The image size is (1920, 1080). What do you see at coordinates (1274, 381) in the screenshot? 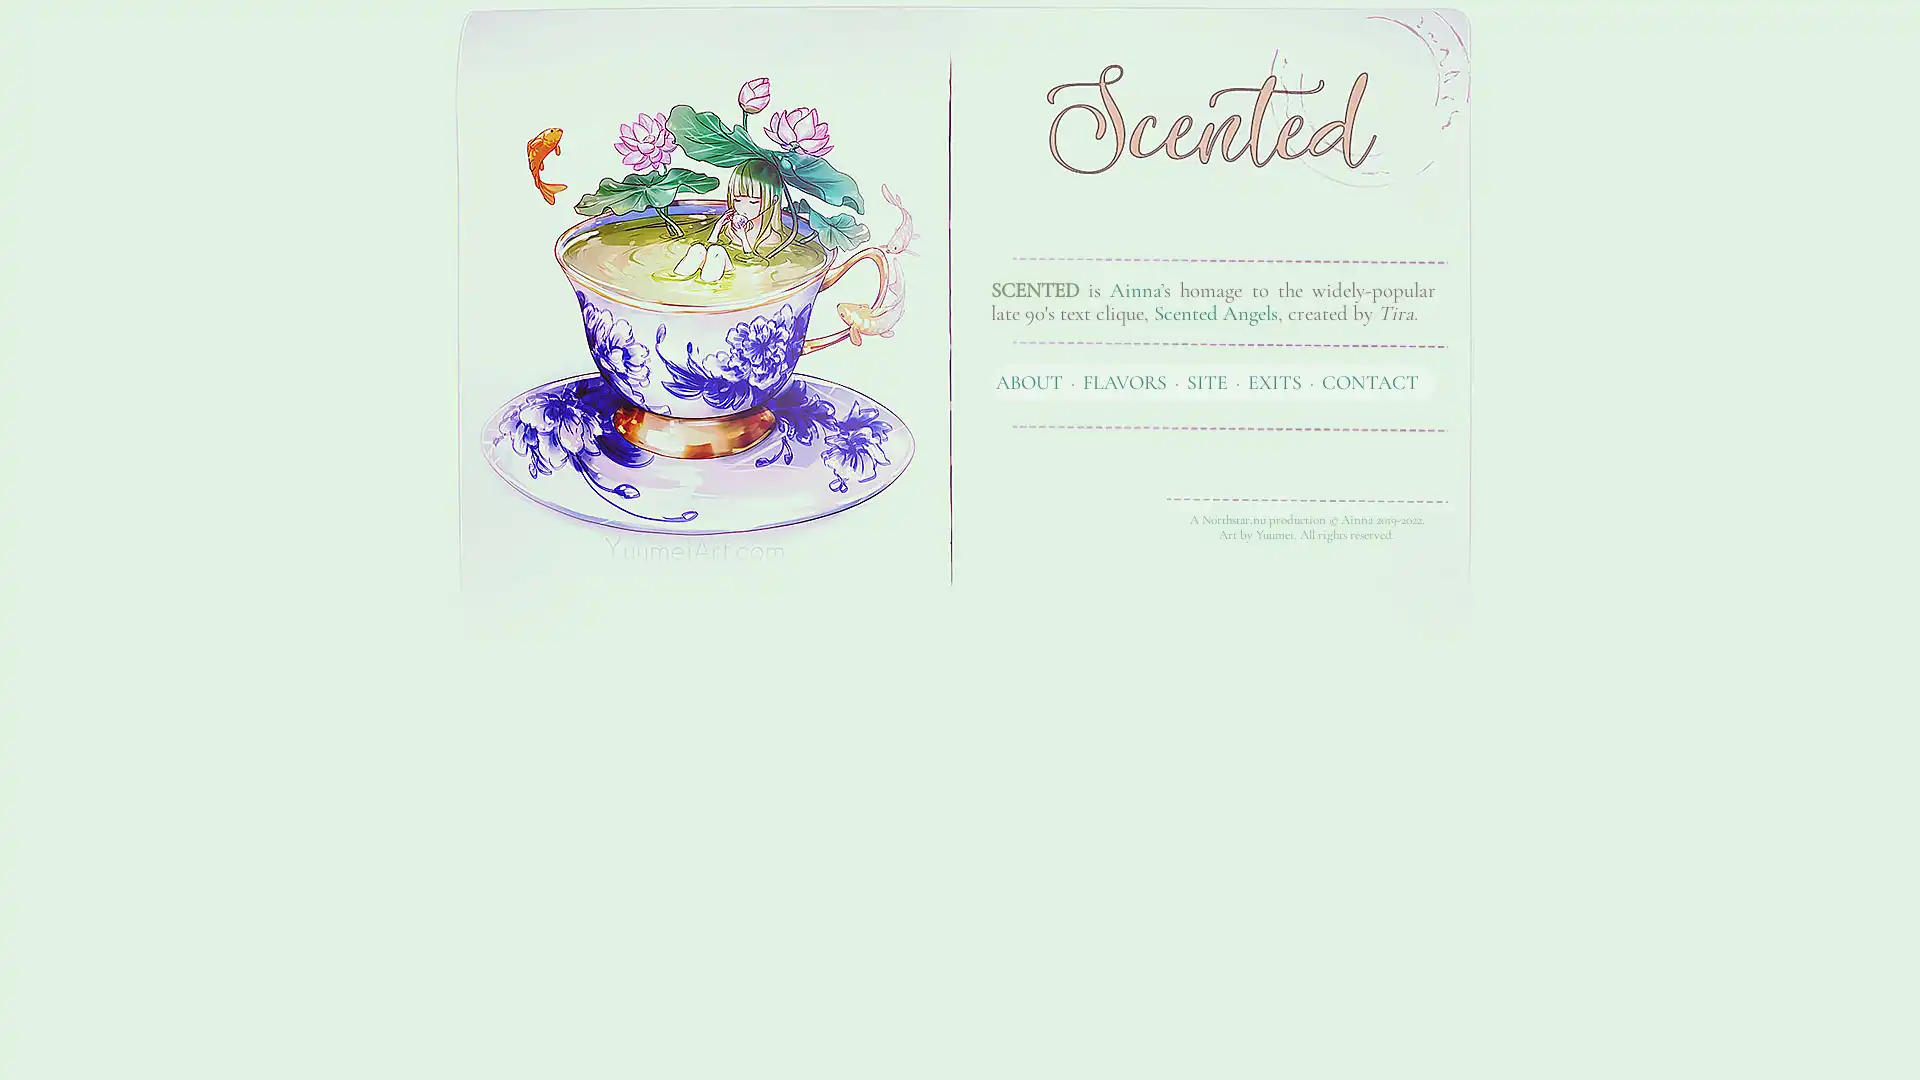
I see `EXITS` at bounding box center [1274, 381].